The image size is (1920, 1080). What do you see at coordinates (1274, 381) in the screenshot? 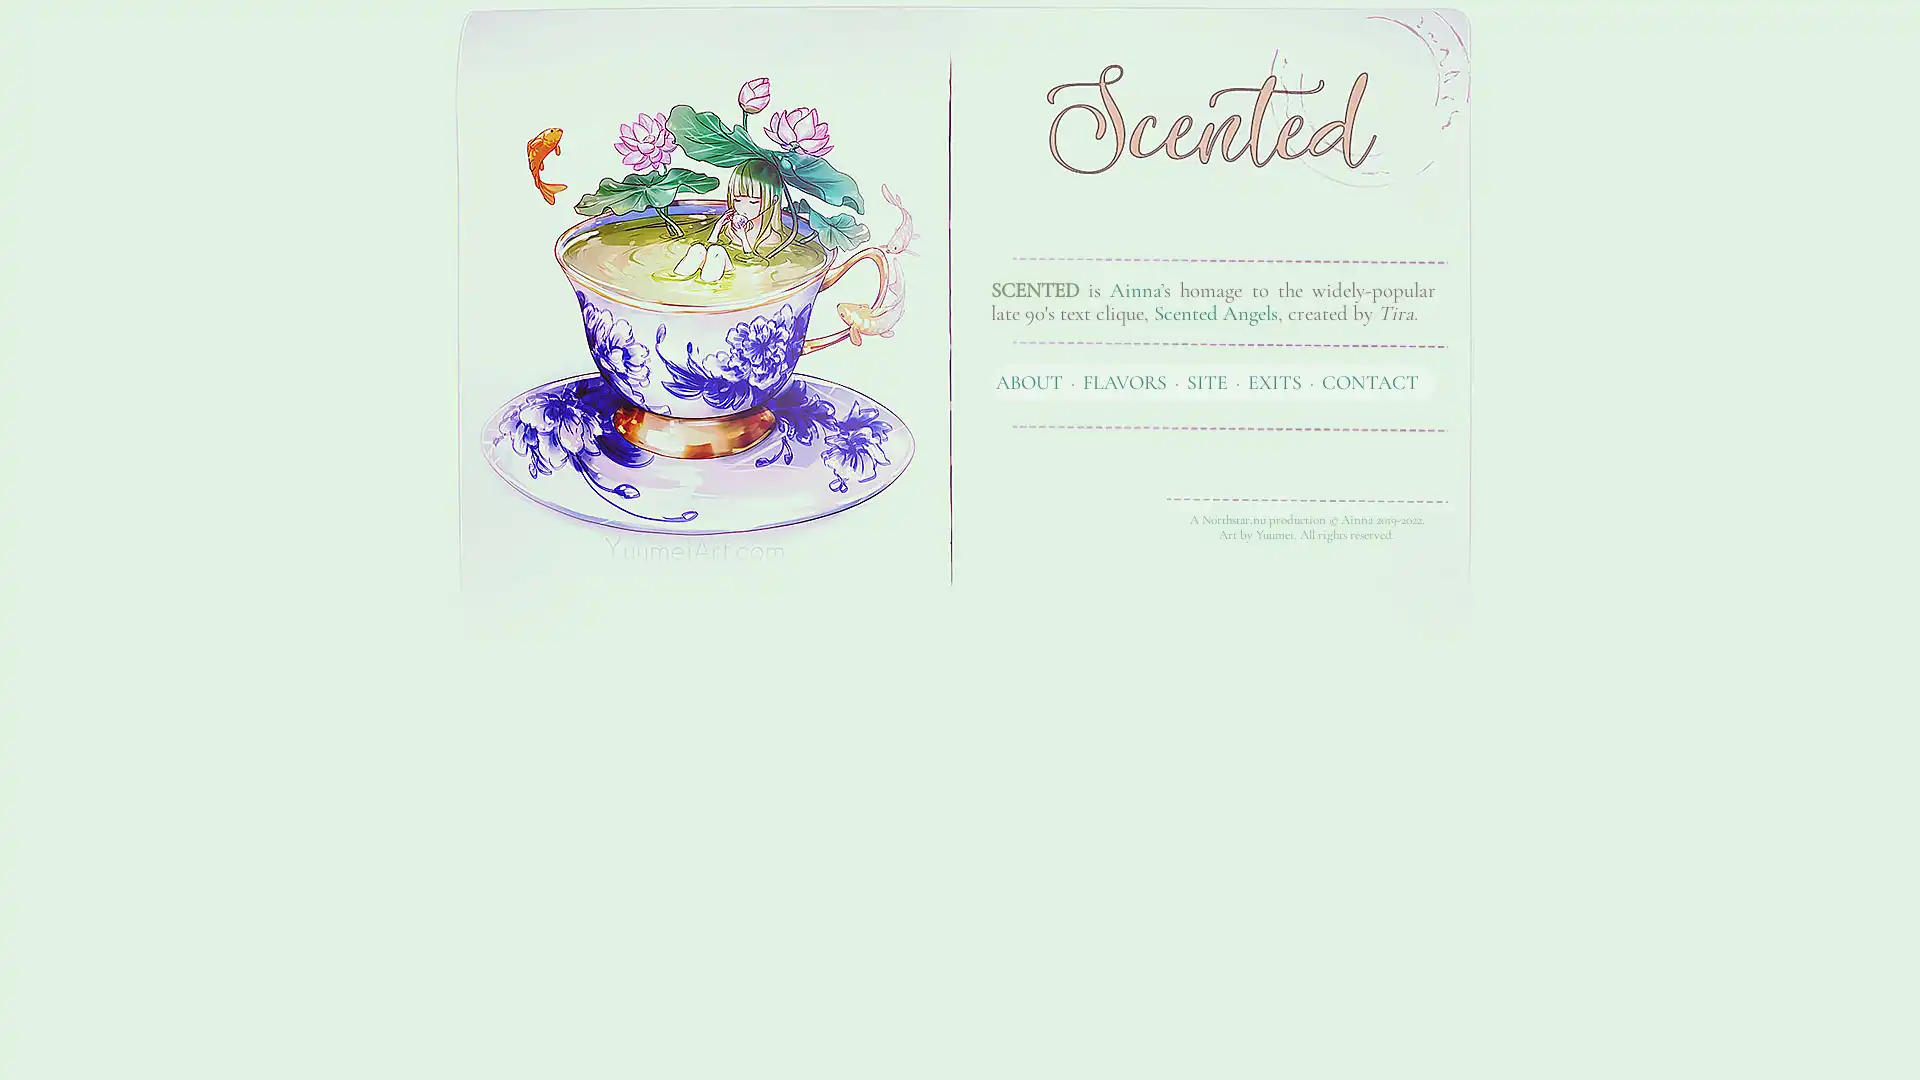
I see `EXITS` at bounding box center [1274, 381].